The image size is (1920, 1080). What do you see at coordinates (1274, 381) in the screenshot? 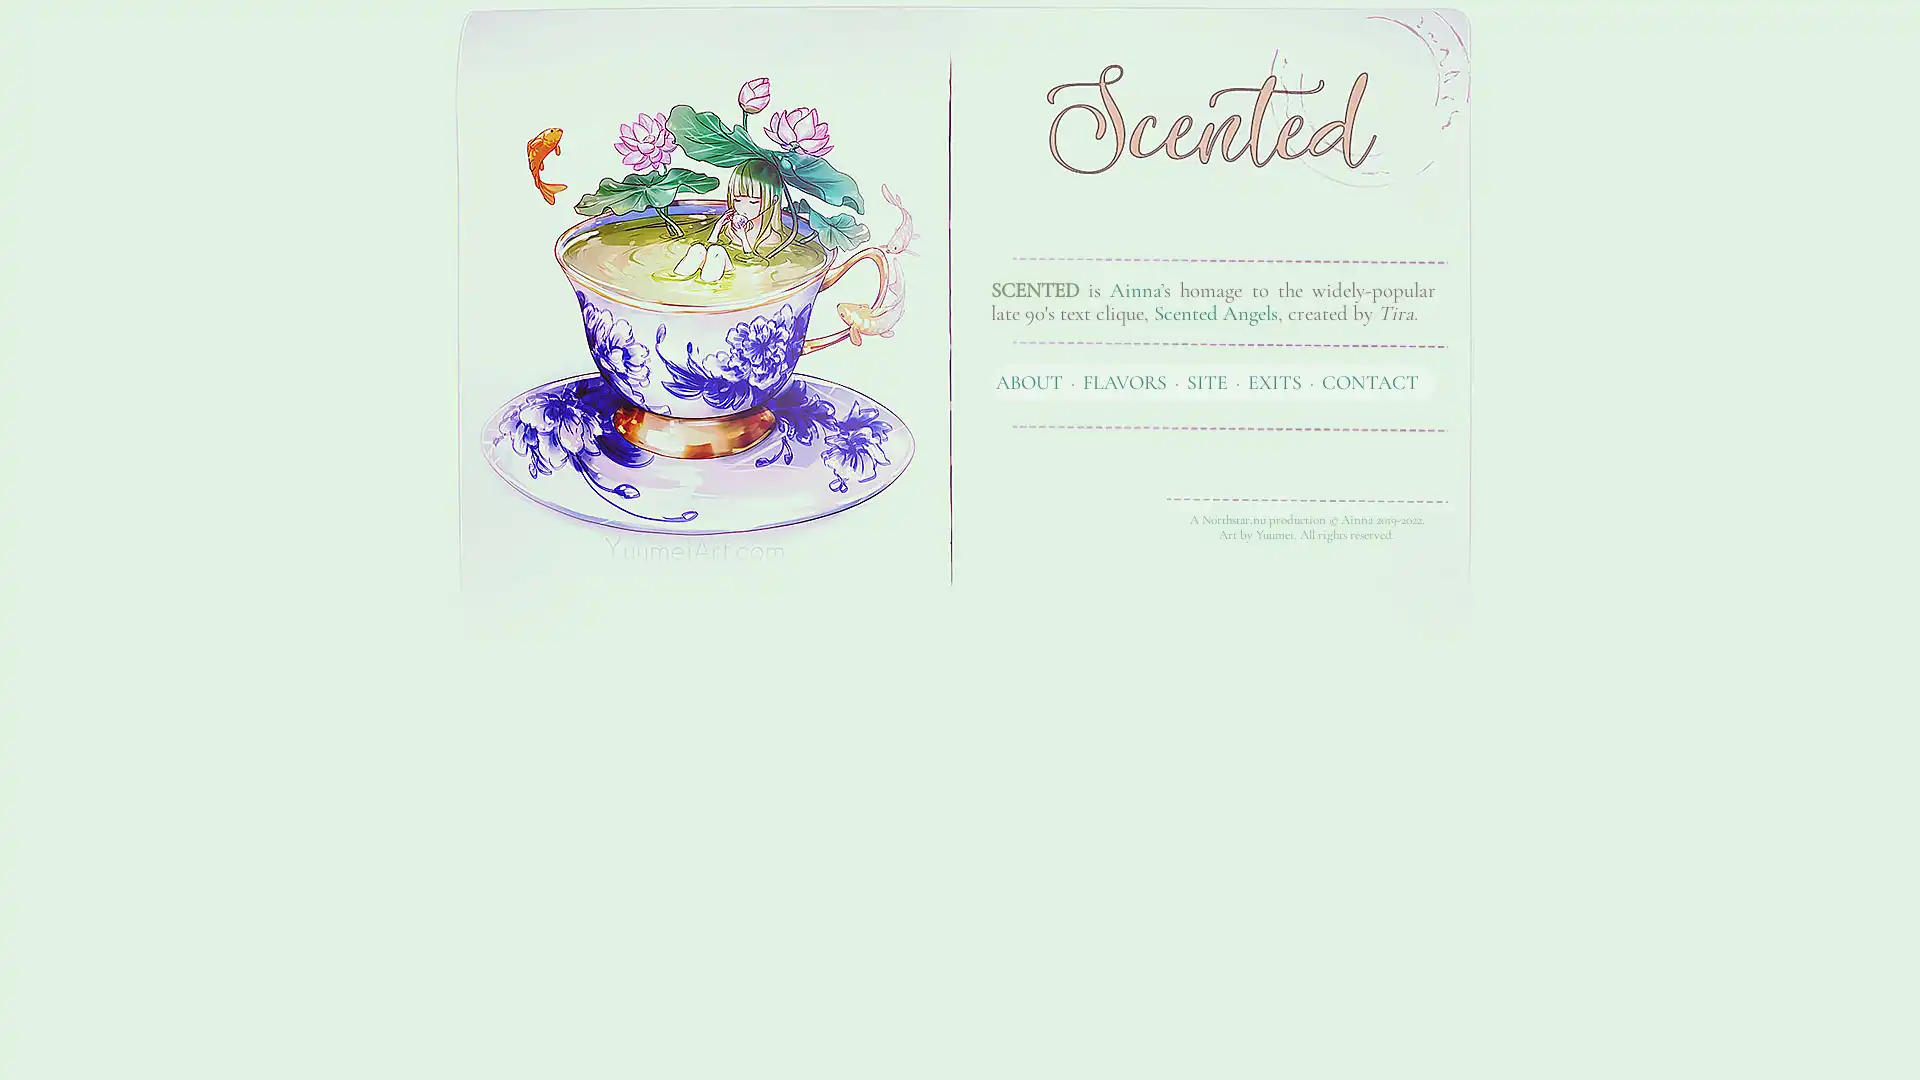
I see `EXITS` at bounding box center [1274, 381].